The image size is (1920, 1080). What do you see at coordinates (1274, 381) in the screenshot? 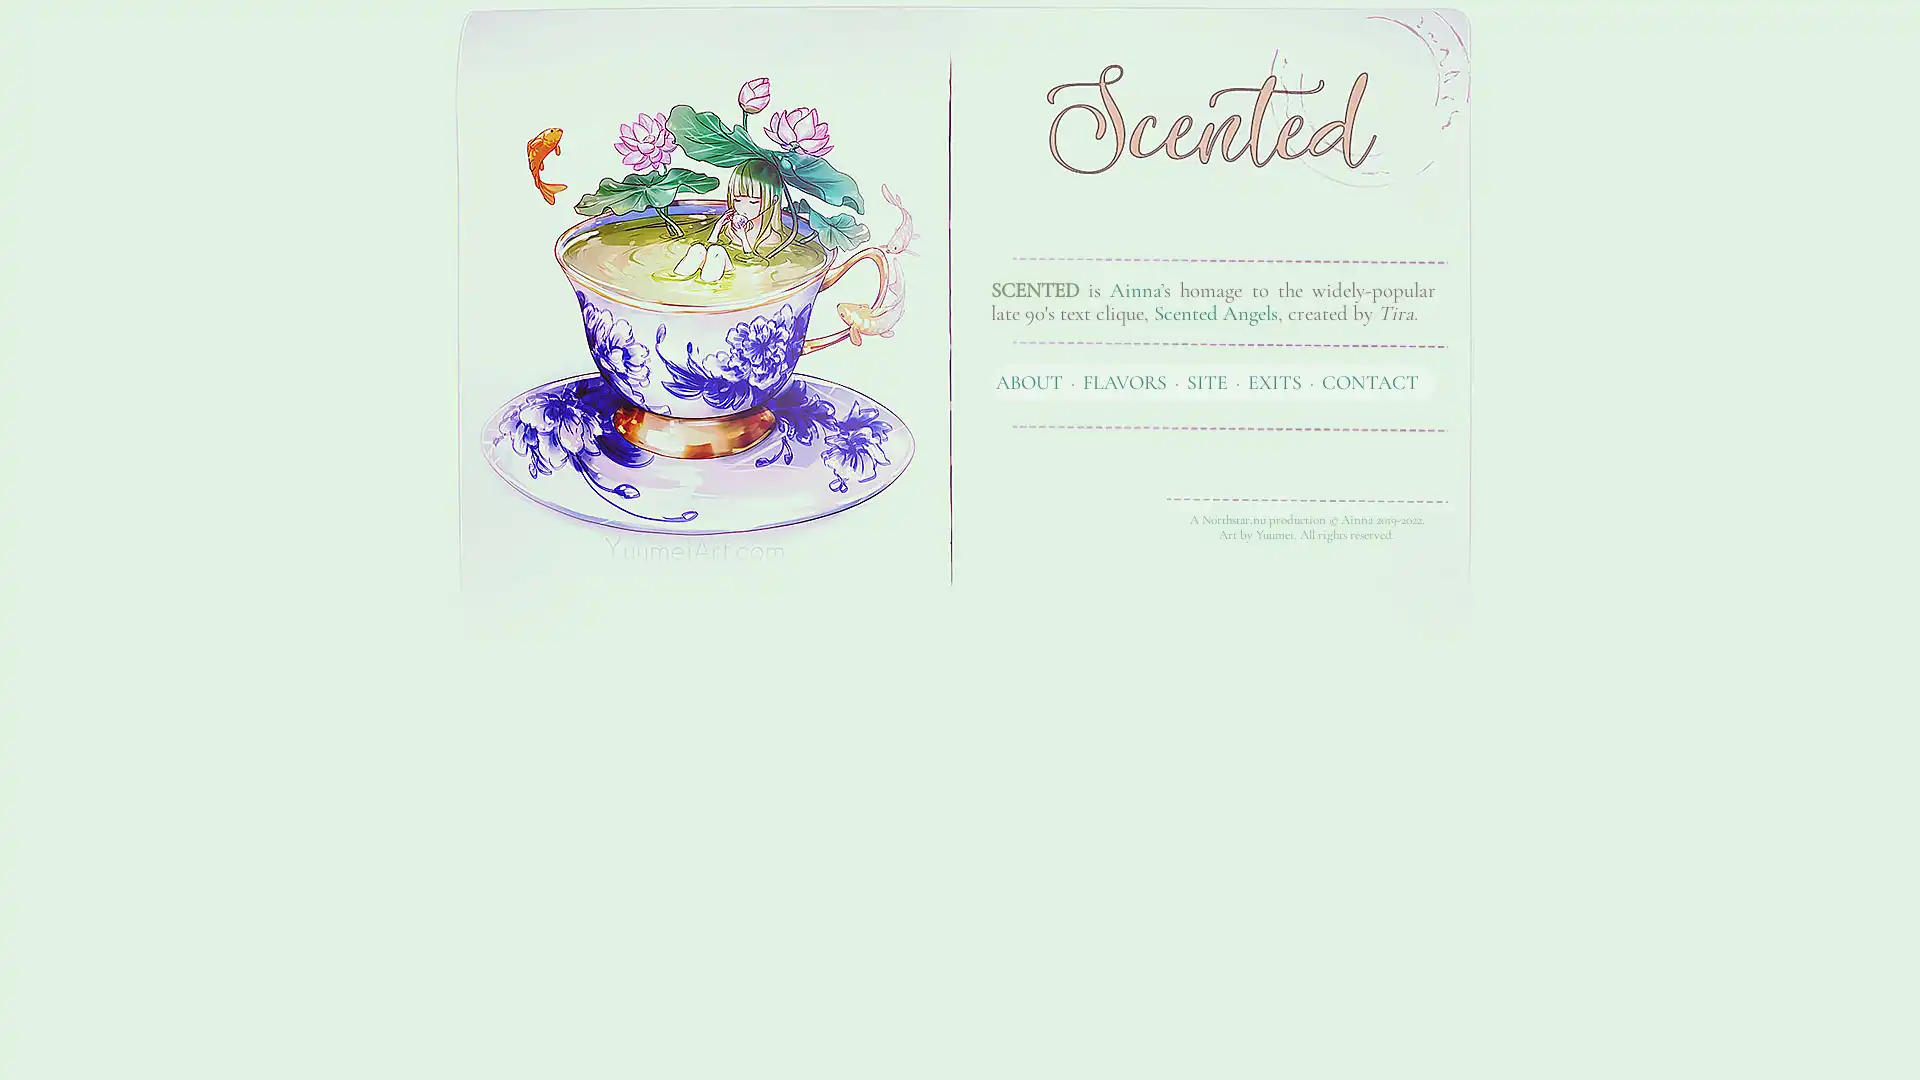
I see `EXITS` at bounding box center [1274, 381].